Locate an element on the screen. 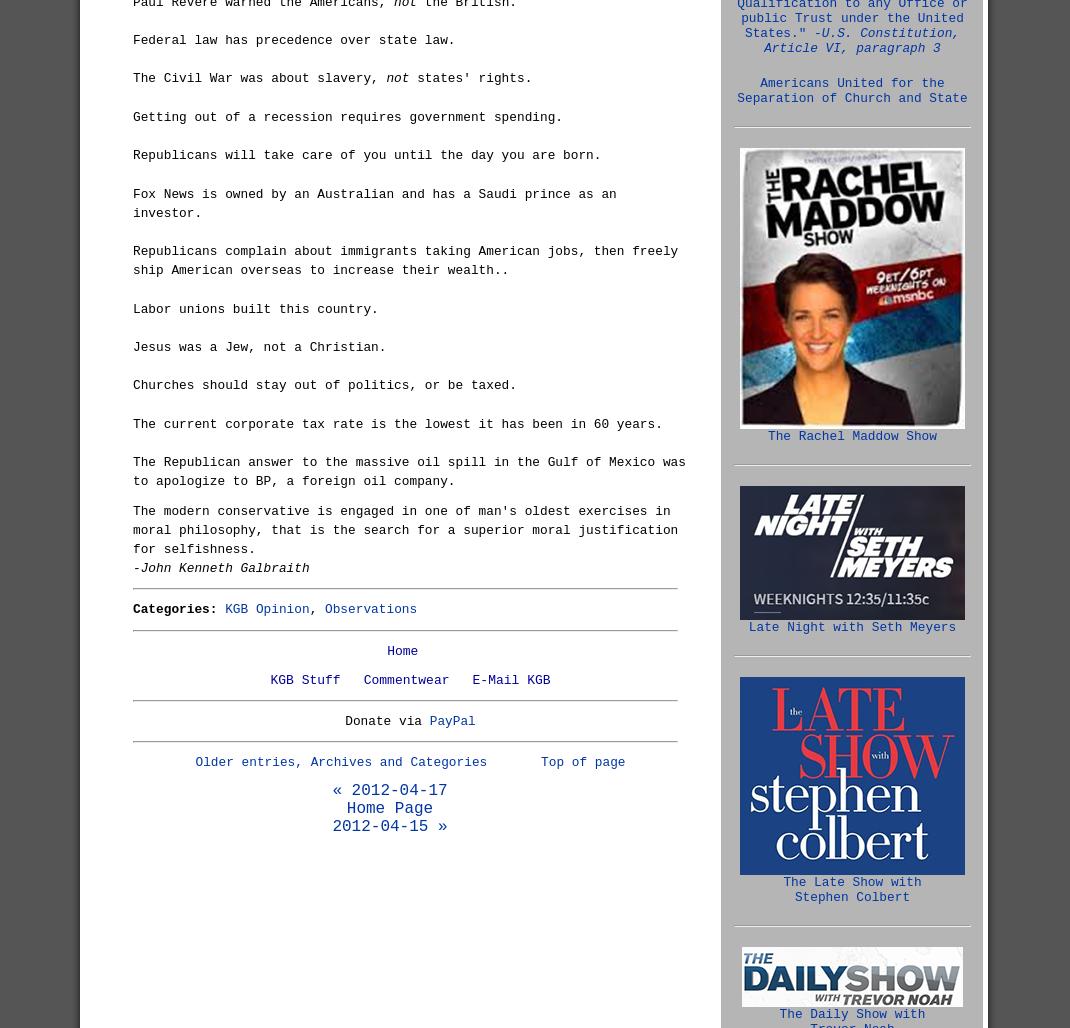  'E-Mail KGB' is located at coordinates (511, 679).